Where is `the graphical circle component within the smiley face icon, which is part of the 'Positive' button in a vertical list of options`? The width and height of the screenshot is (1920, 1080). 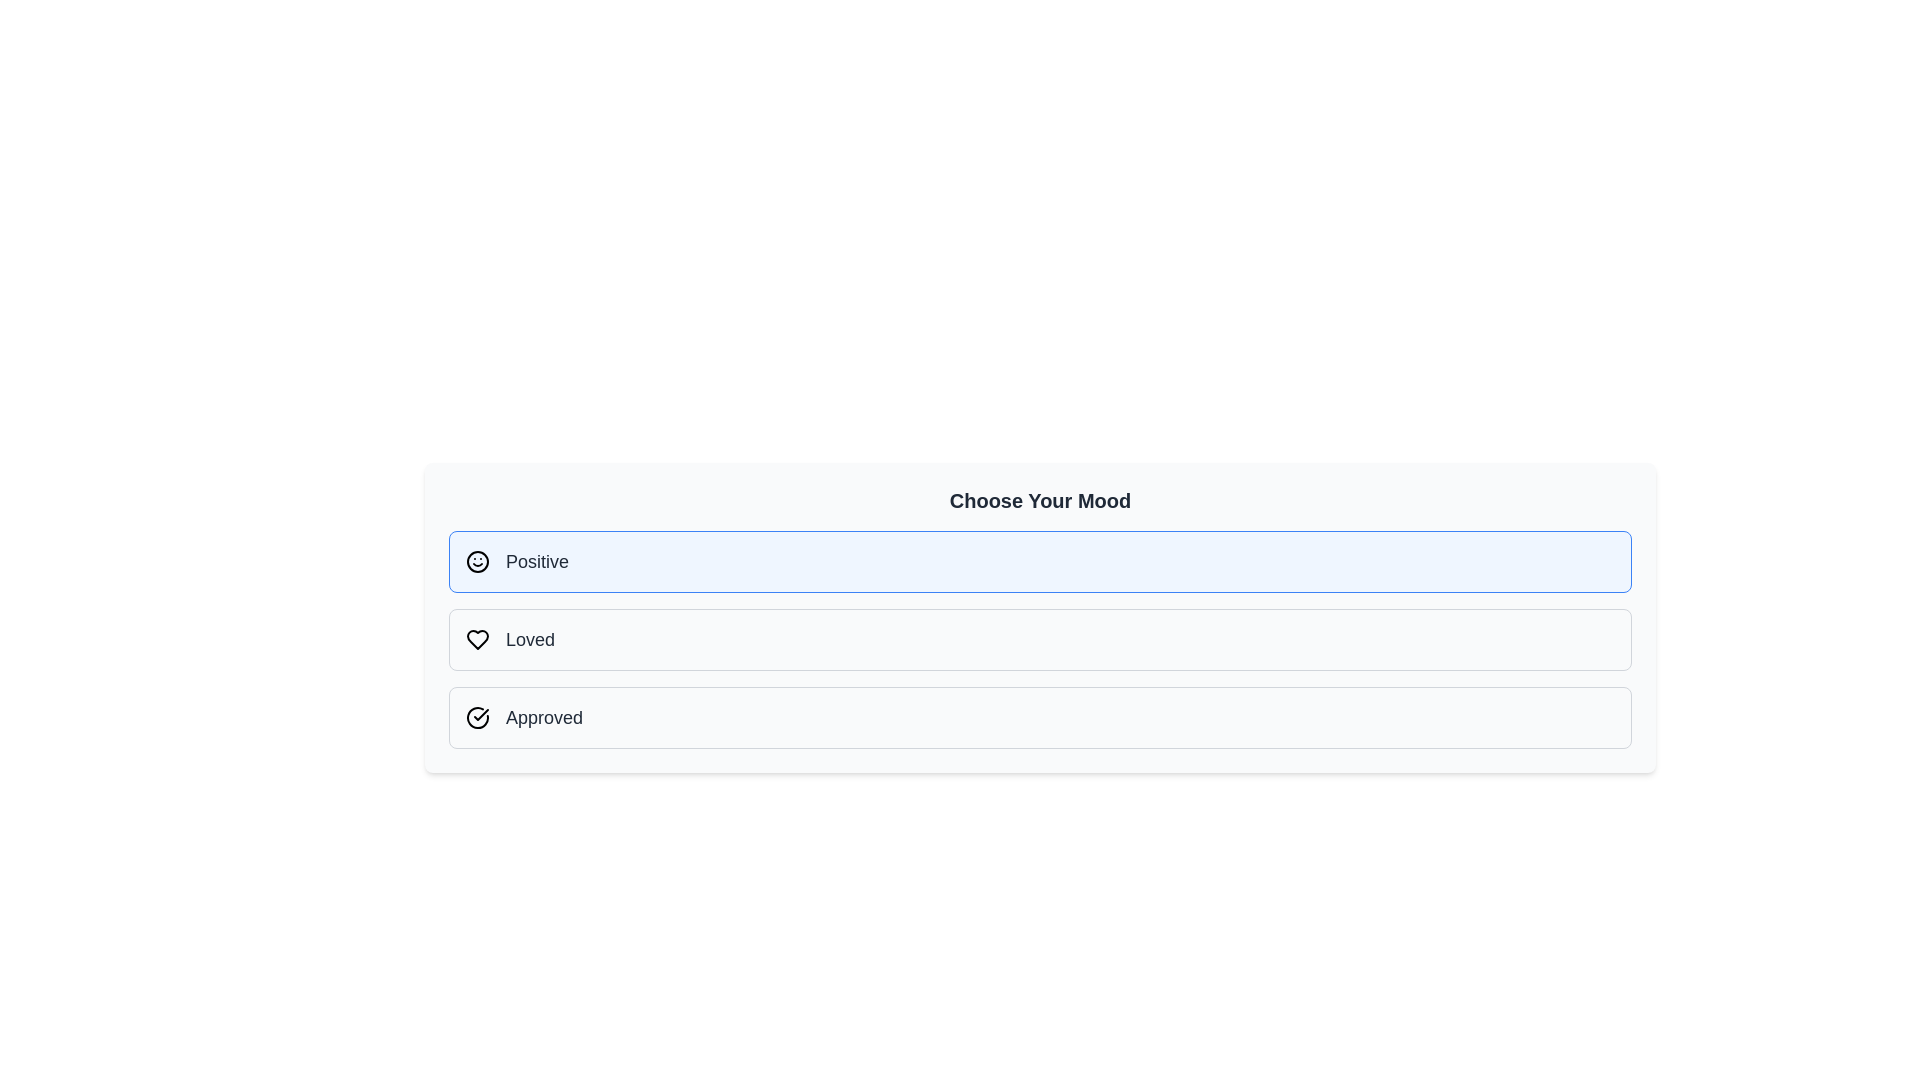
the graphical circle component within the smiley face icon, which is part of the 'Positive' button in a vertical list of options is located at coordinates (477, 562).